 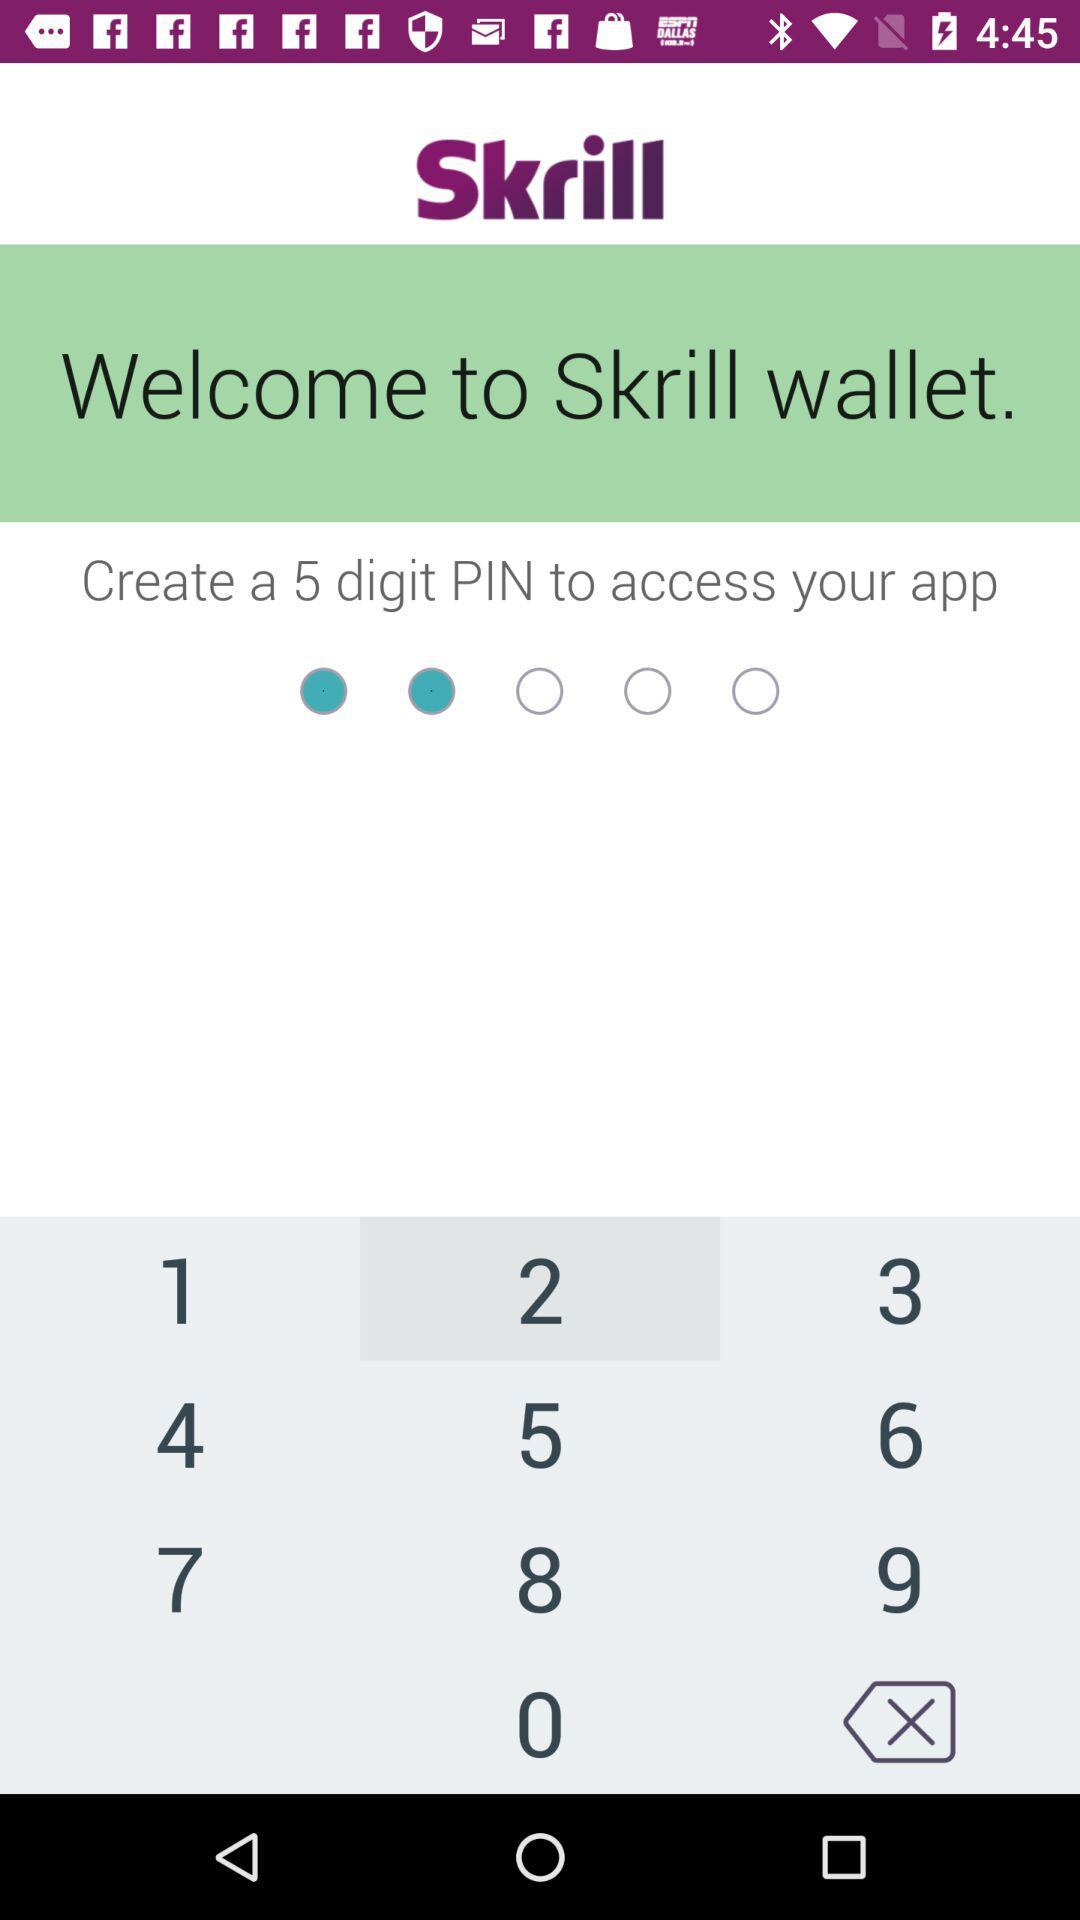 What do you see at coordinates (898, 1720) in the screenshot?
I see `delete last character` at bounding box center [898, 1720].